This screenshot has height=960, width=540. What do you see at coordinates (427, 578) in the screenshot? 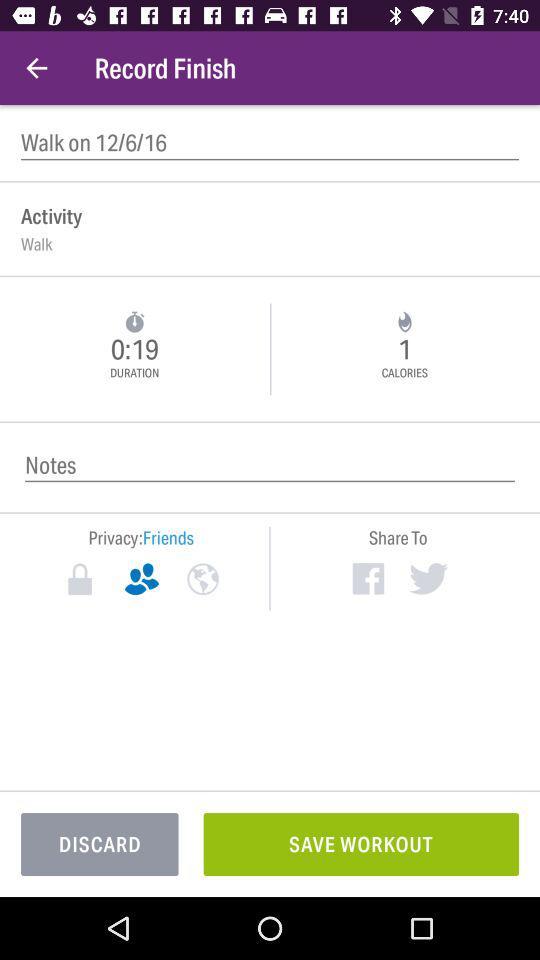
I see `item below the share to icon` at bounding box center [427, 578].